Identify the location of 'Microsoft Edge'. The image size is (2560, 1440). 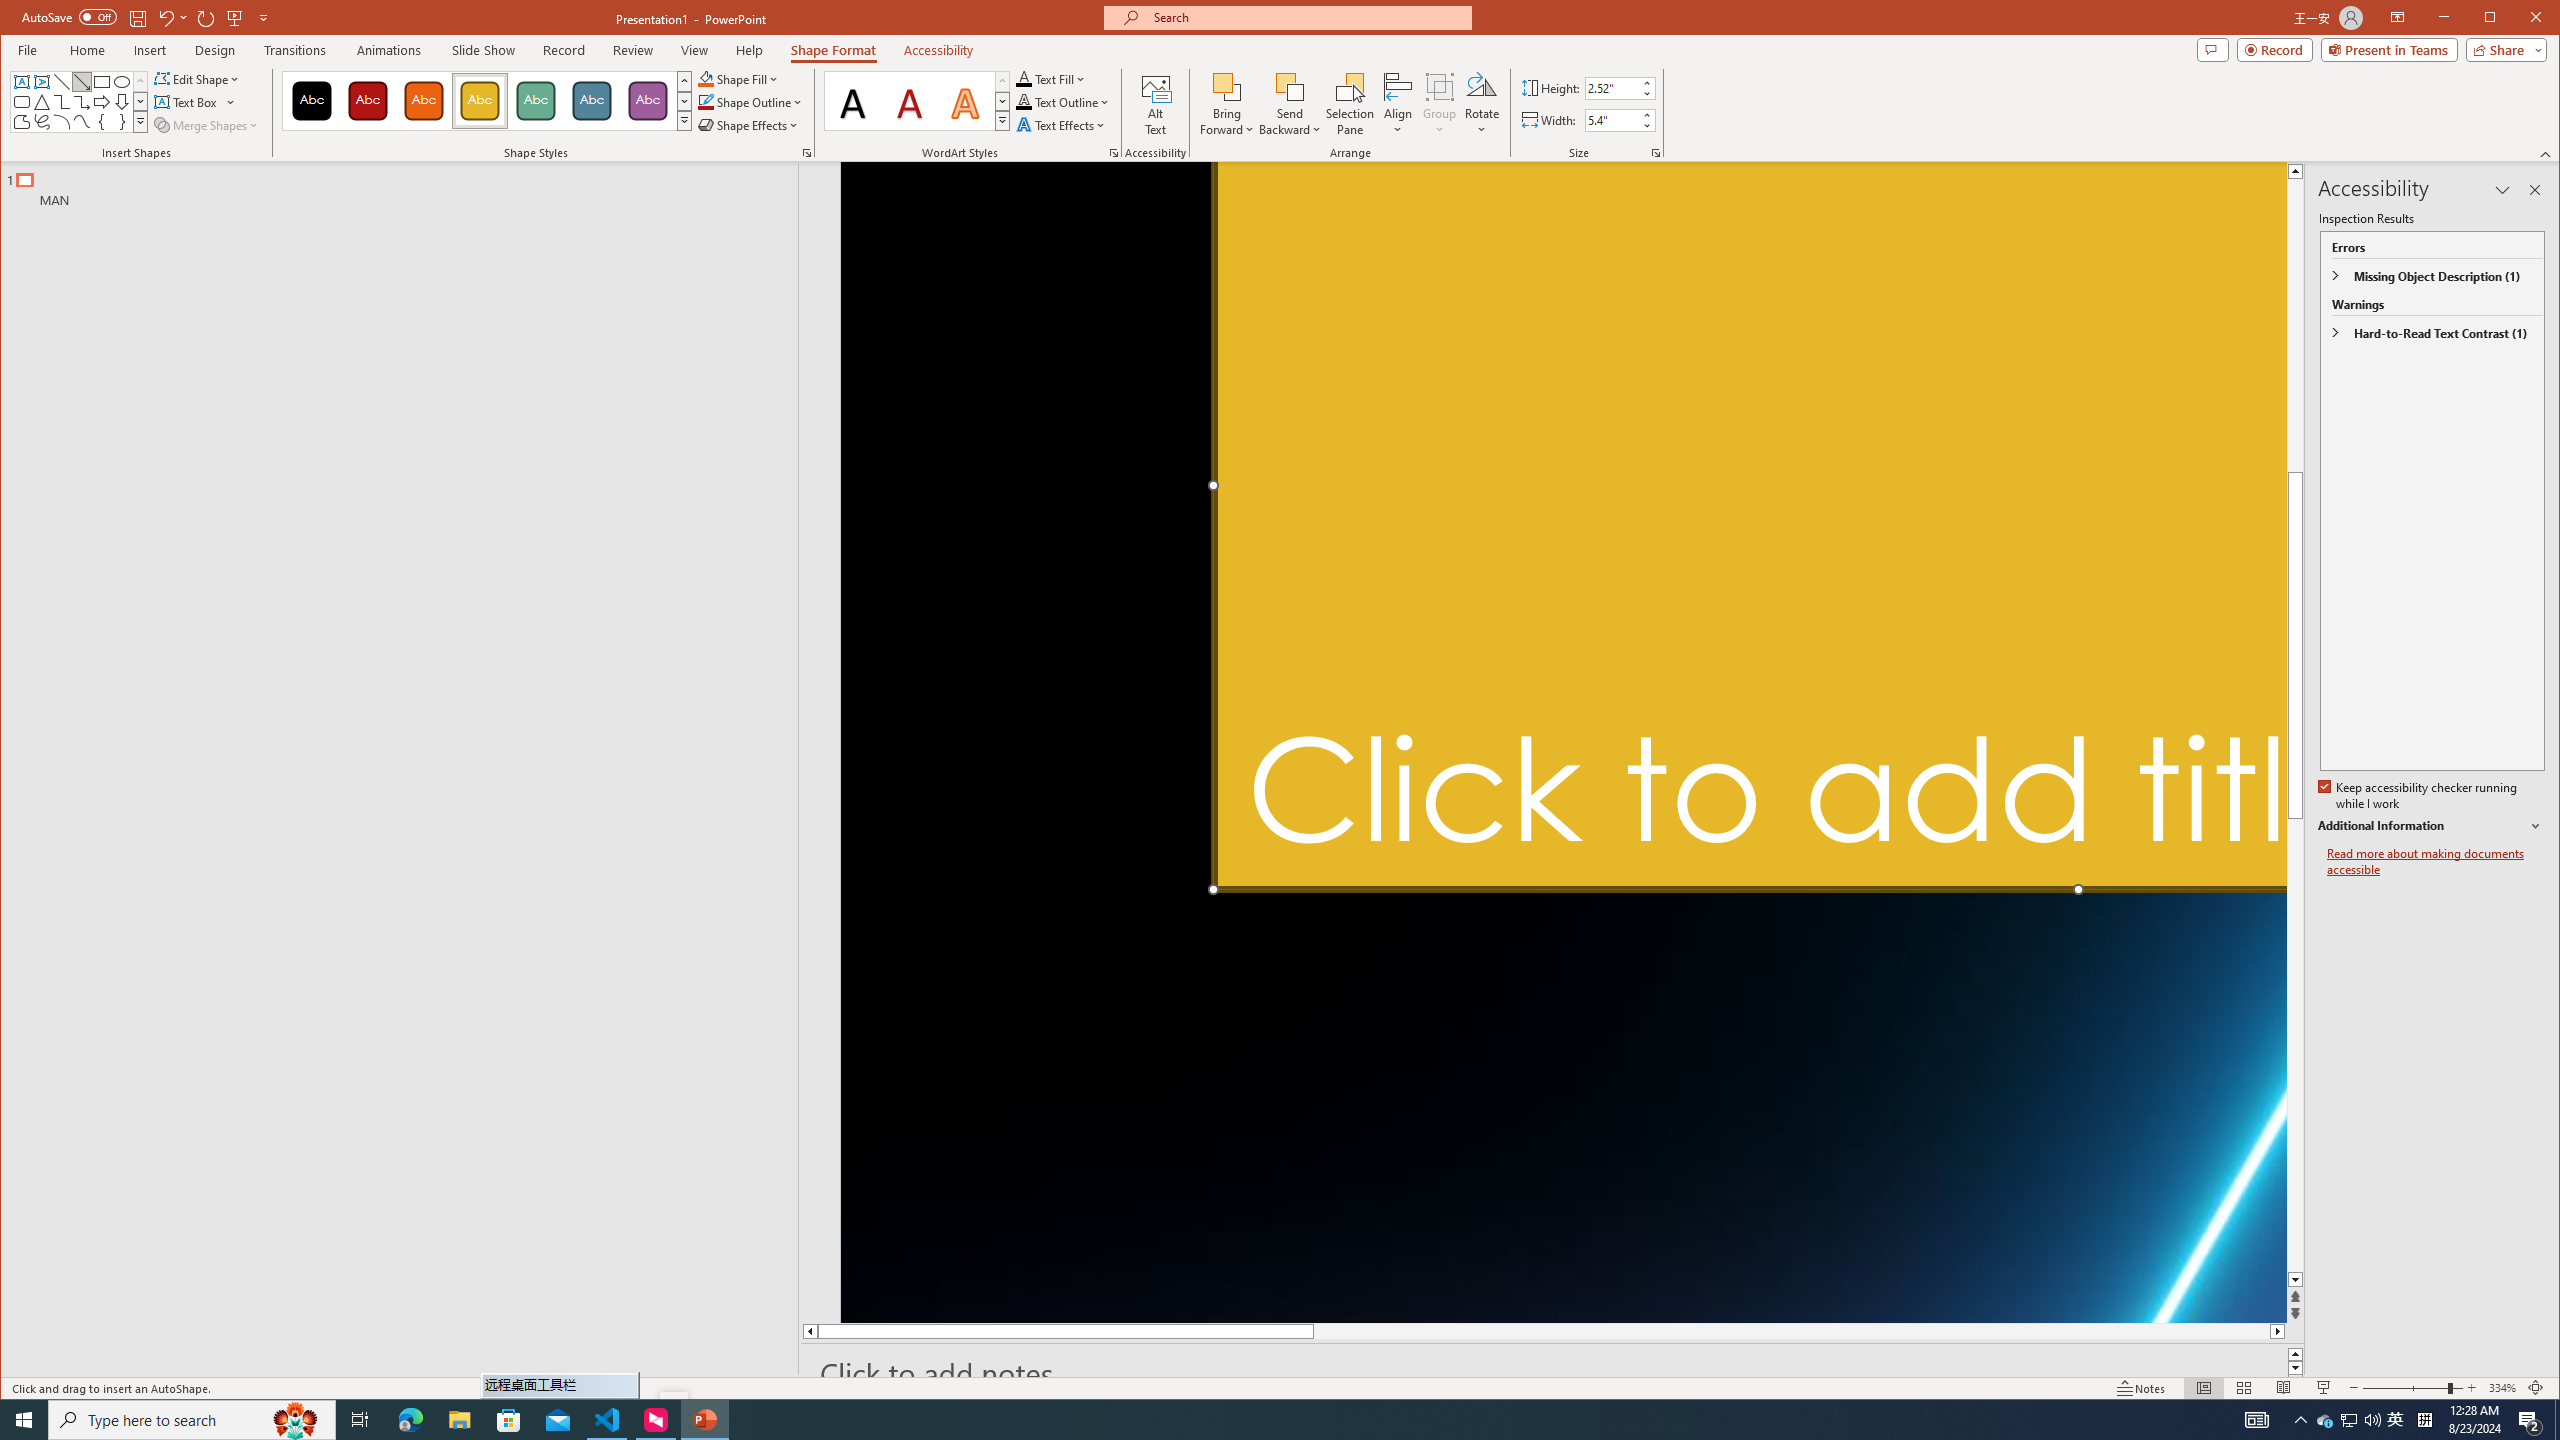
(409, 1418).